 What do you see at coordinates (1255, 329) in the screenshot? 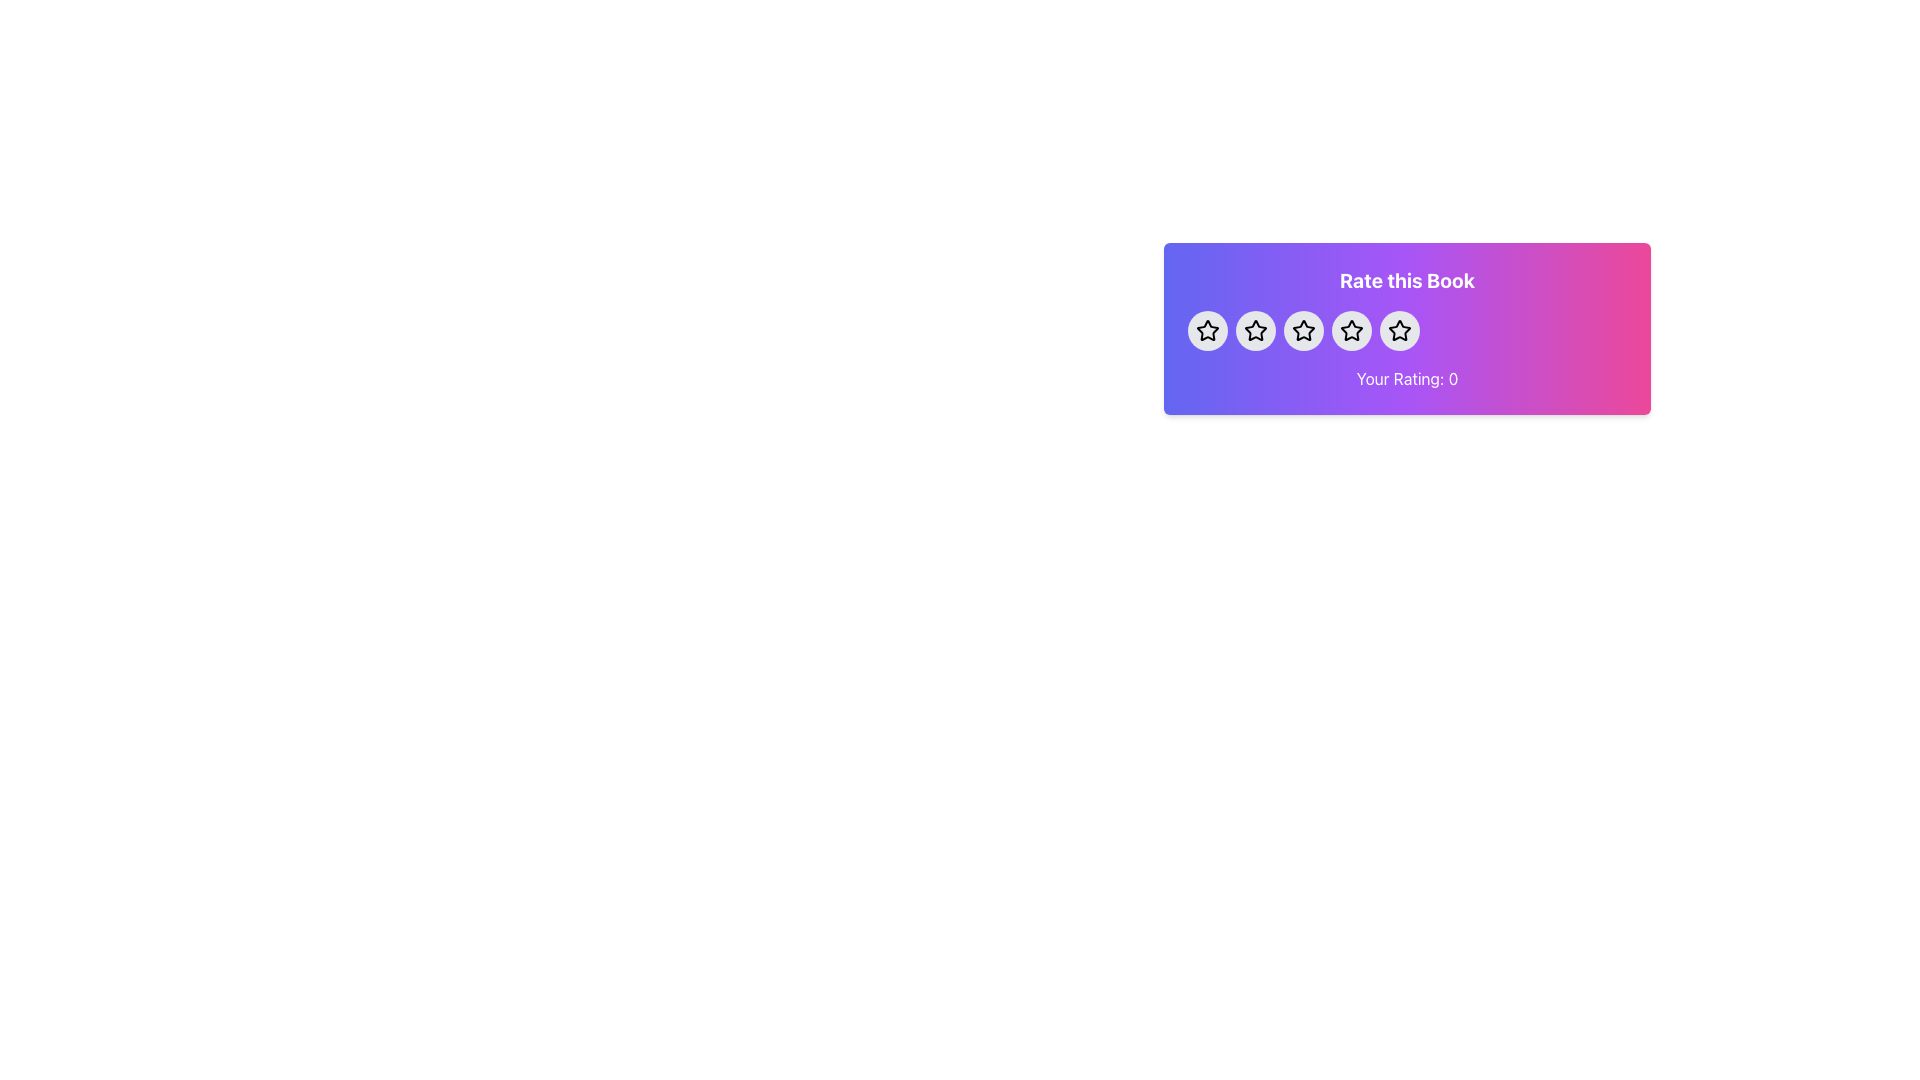
I see `the second star icon in the rating control to assign a rating to an item` at bounding box center [1255, 329].